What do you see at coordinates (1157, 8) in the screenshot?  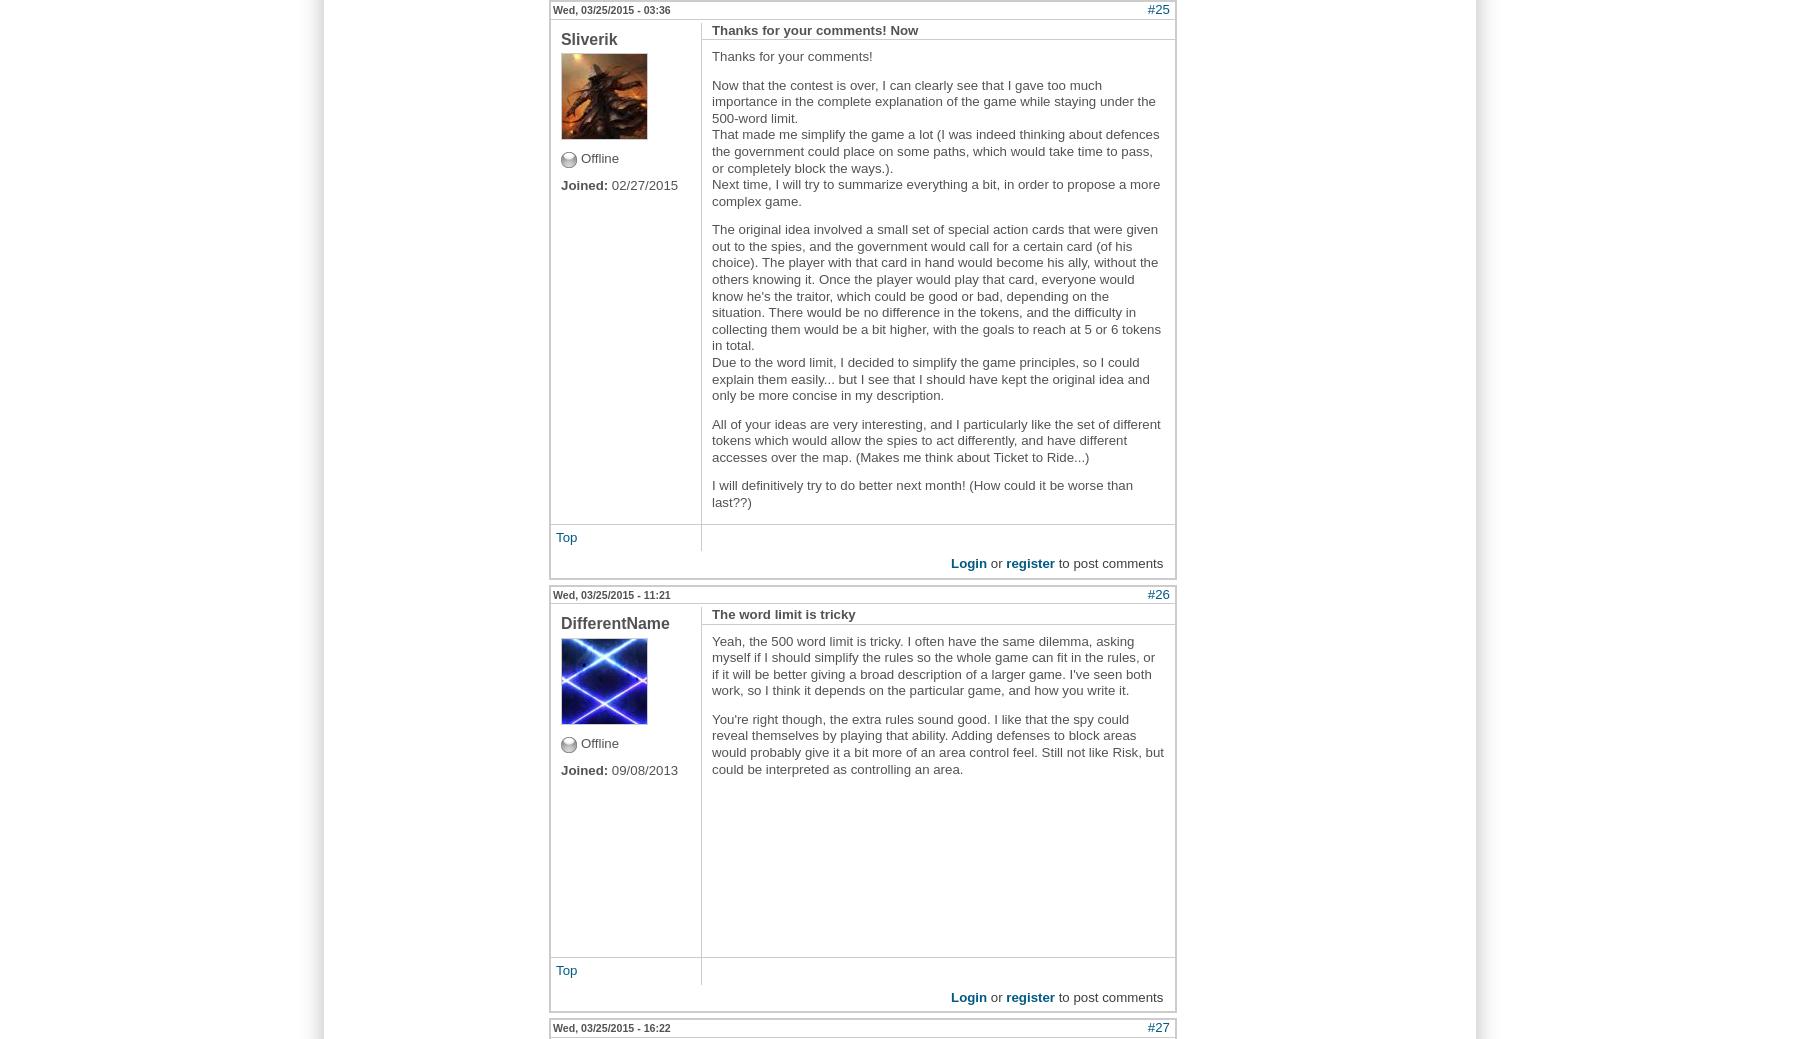 I see `'#25'` at bounding box center [1157, 8].